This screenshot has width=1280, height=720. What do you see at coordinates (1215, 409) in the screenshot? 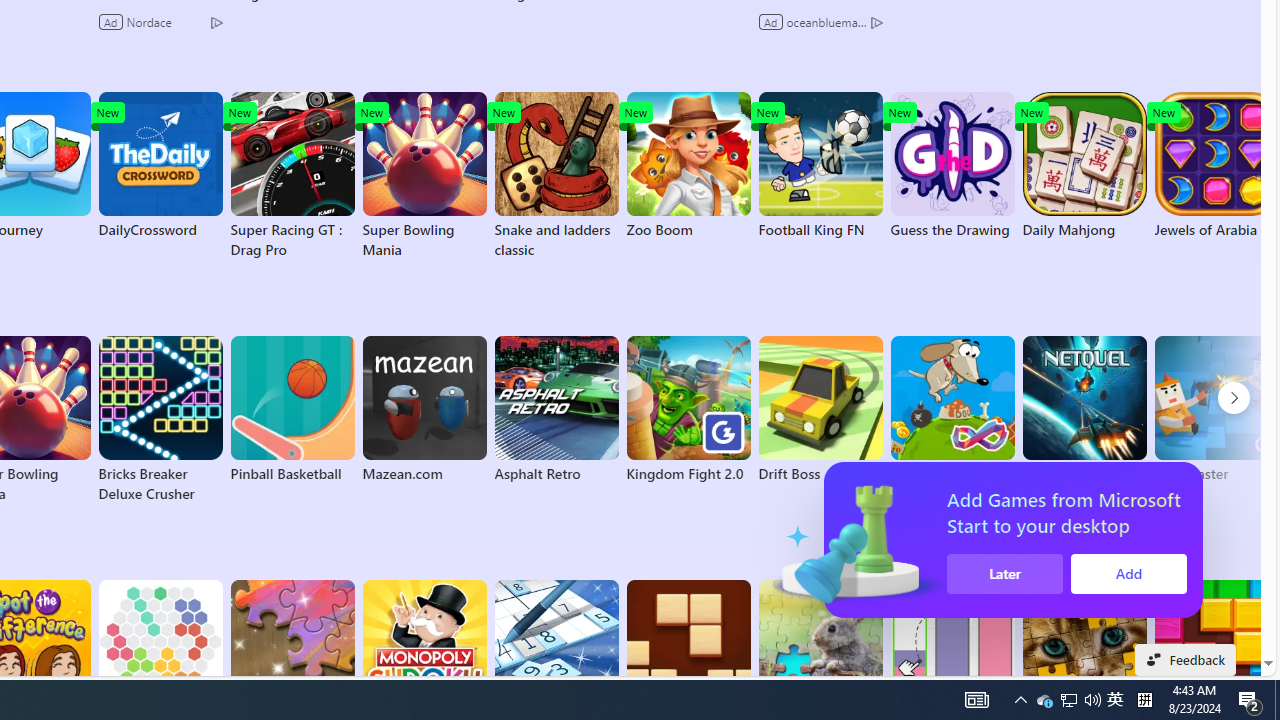
I see `'Gun Master'` at bounding box center [1215, 409].